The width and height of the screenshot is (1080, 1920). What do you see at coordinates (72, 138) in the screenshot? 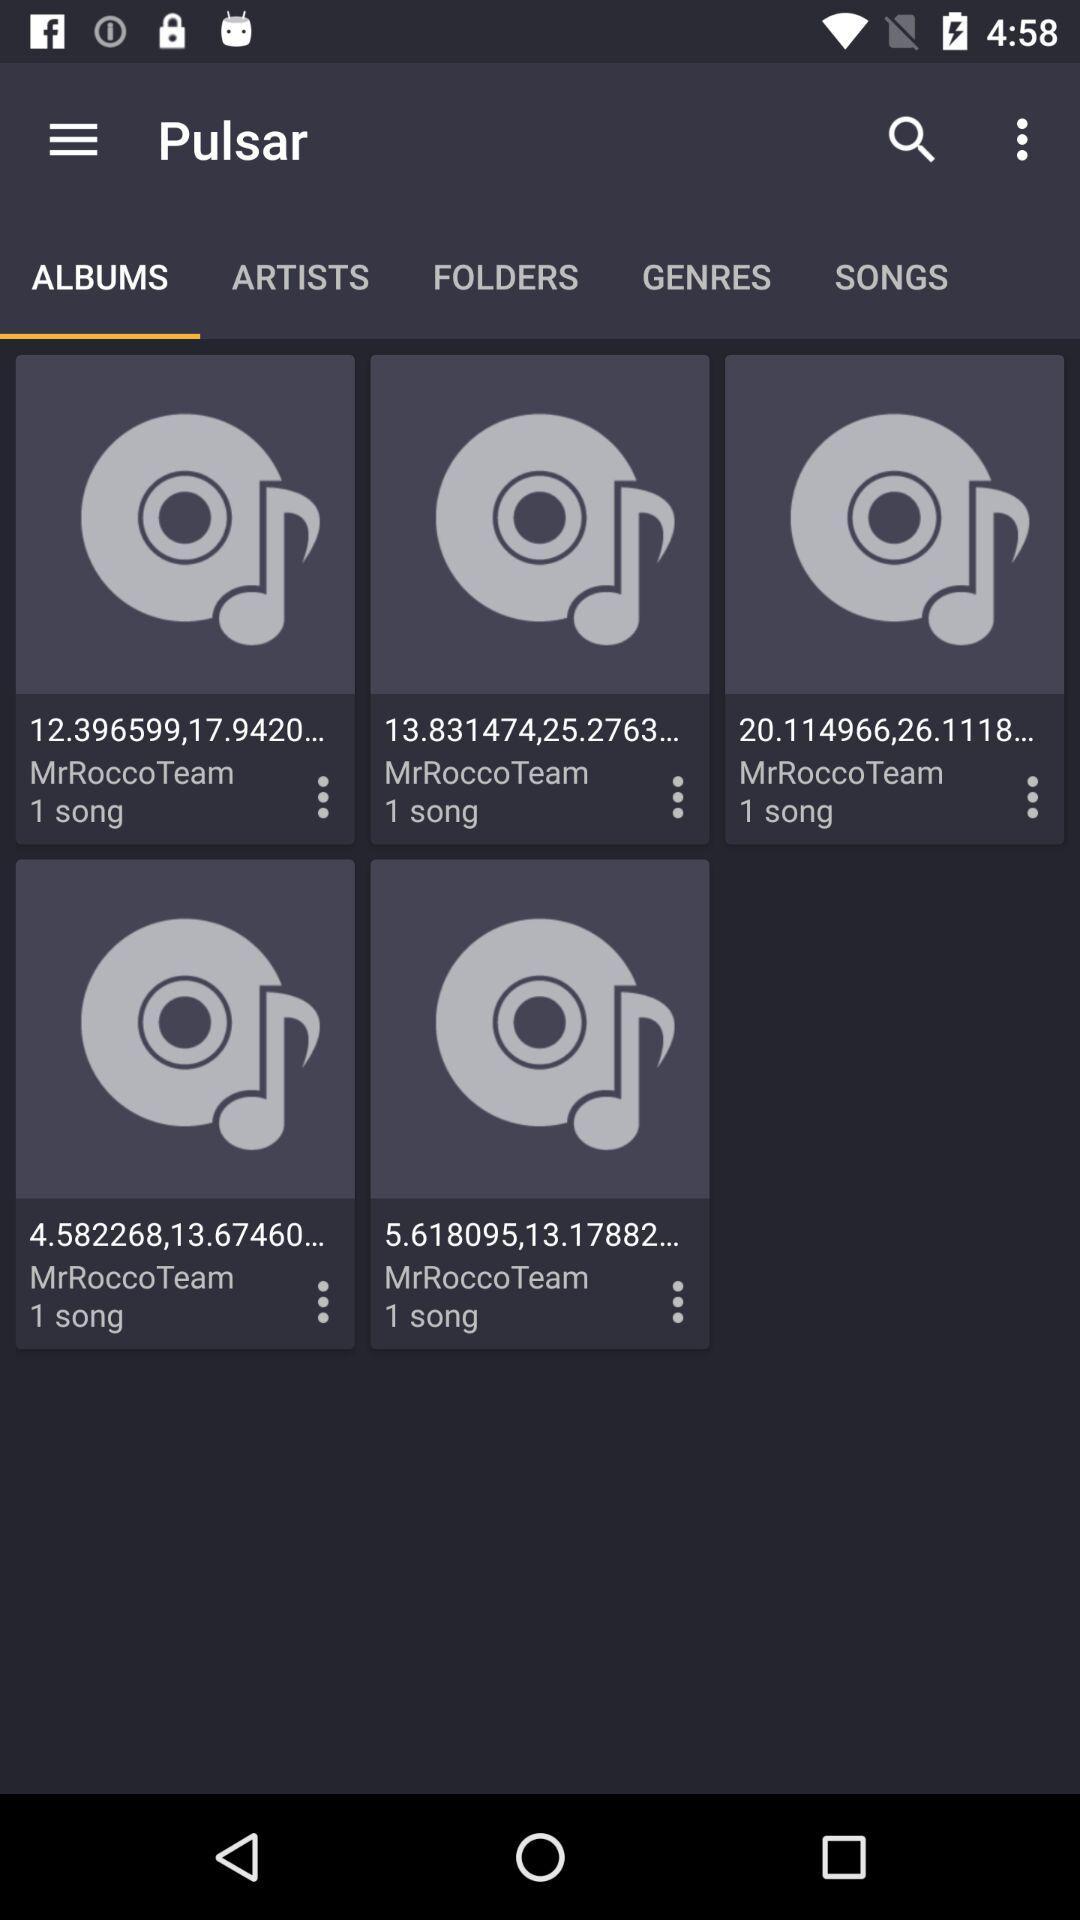
I see `the item next to pulsar item` at bounding box center [72, 138].